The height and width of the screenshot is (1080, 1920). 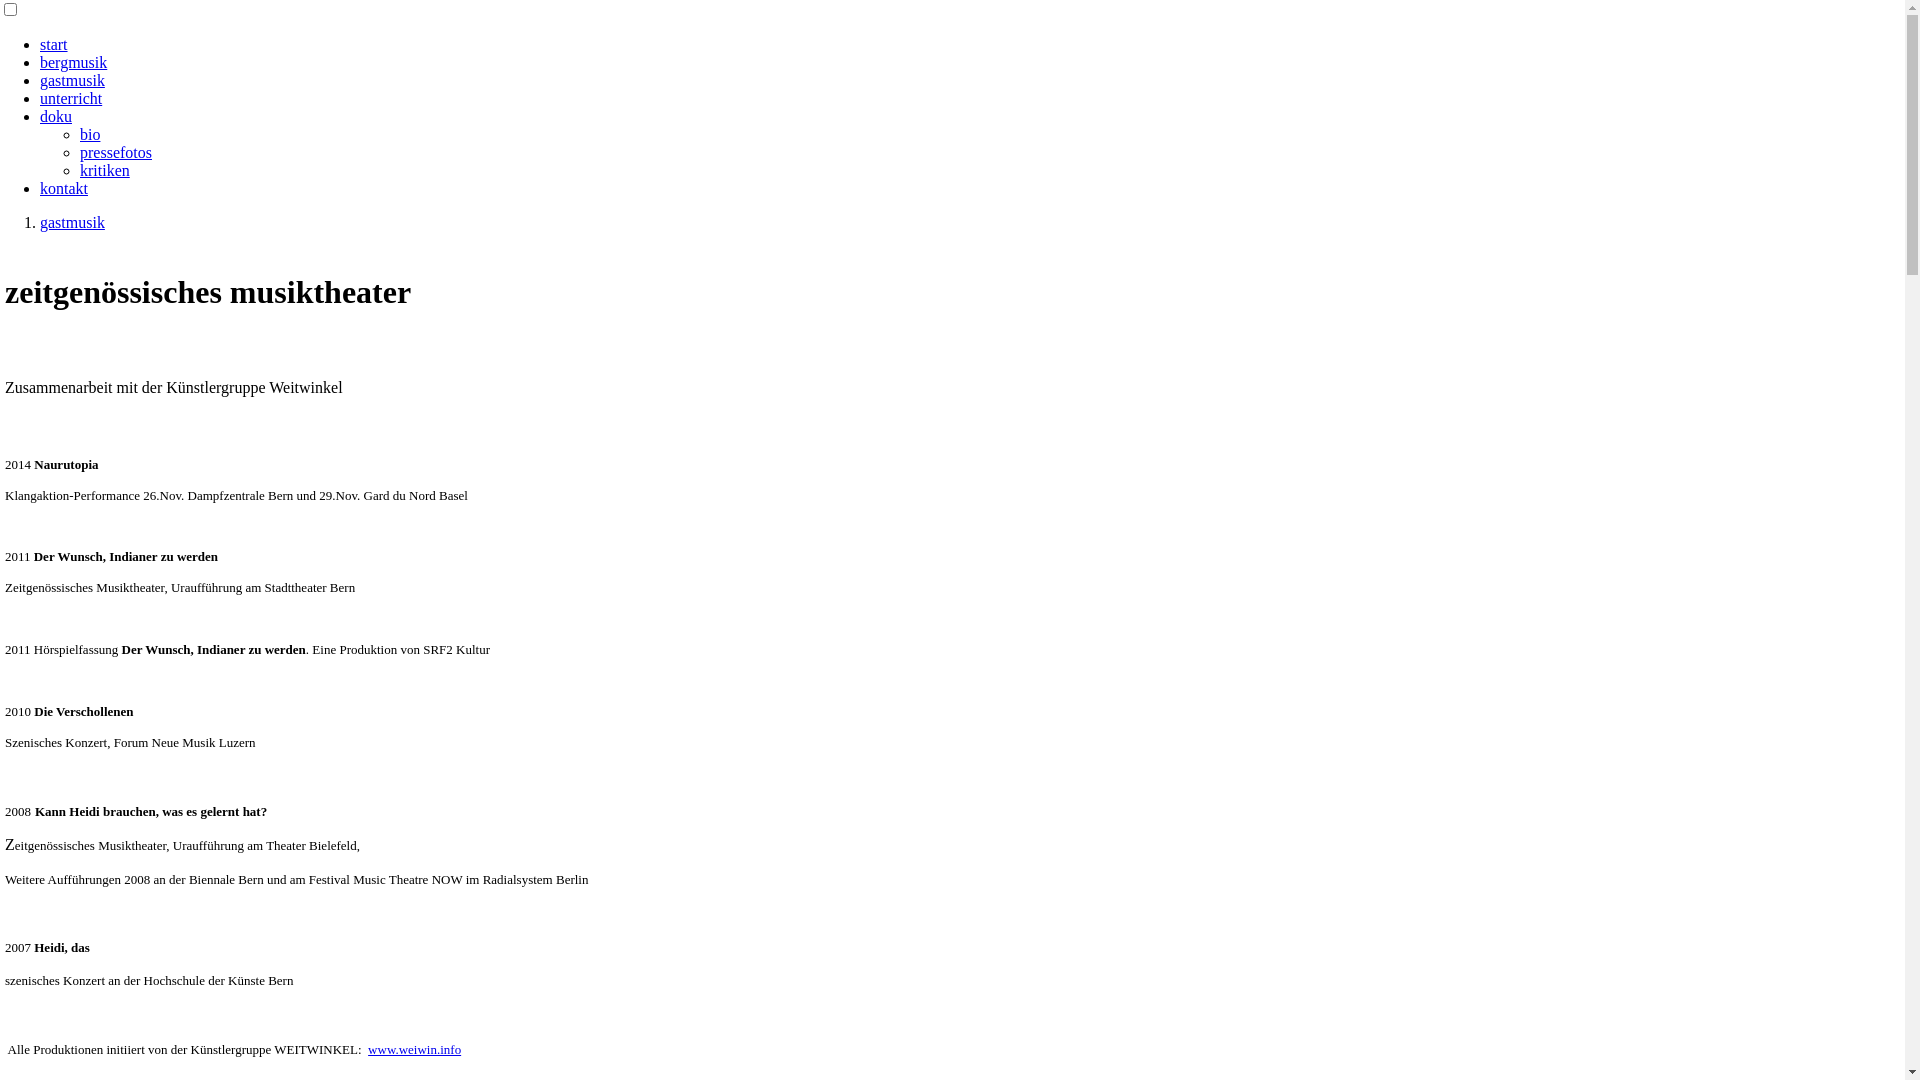 What do you see at coordinates (72, 79) in the screenshot?
I see `'gastmusik'` at bounding box center [72, 79].